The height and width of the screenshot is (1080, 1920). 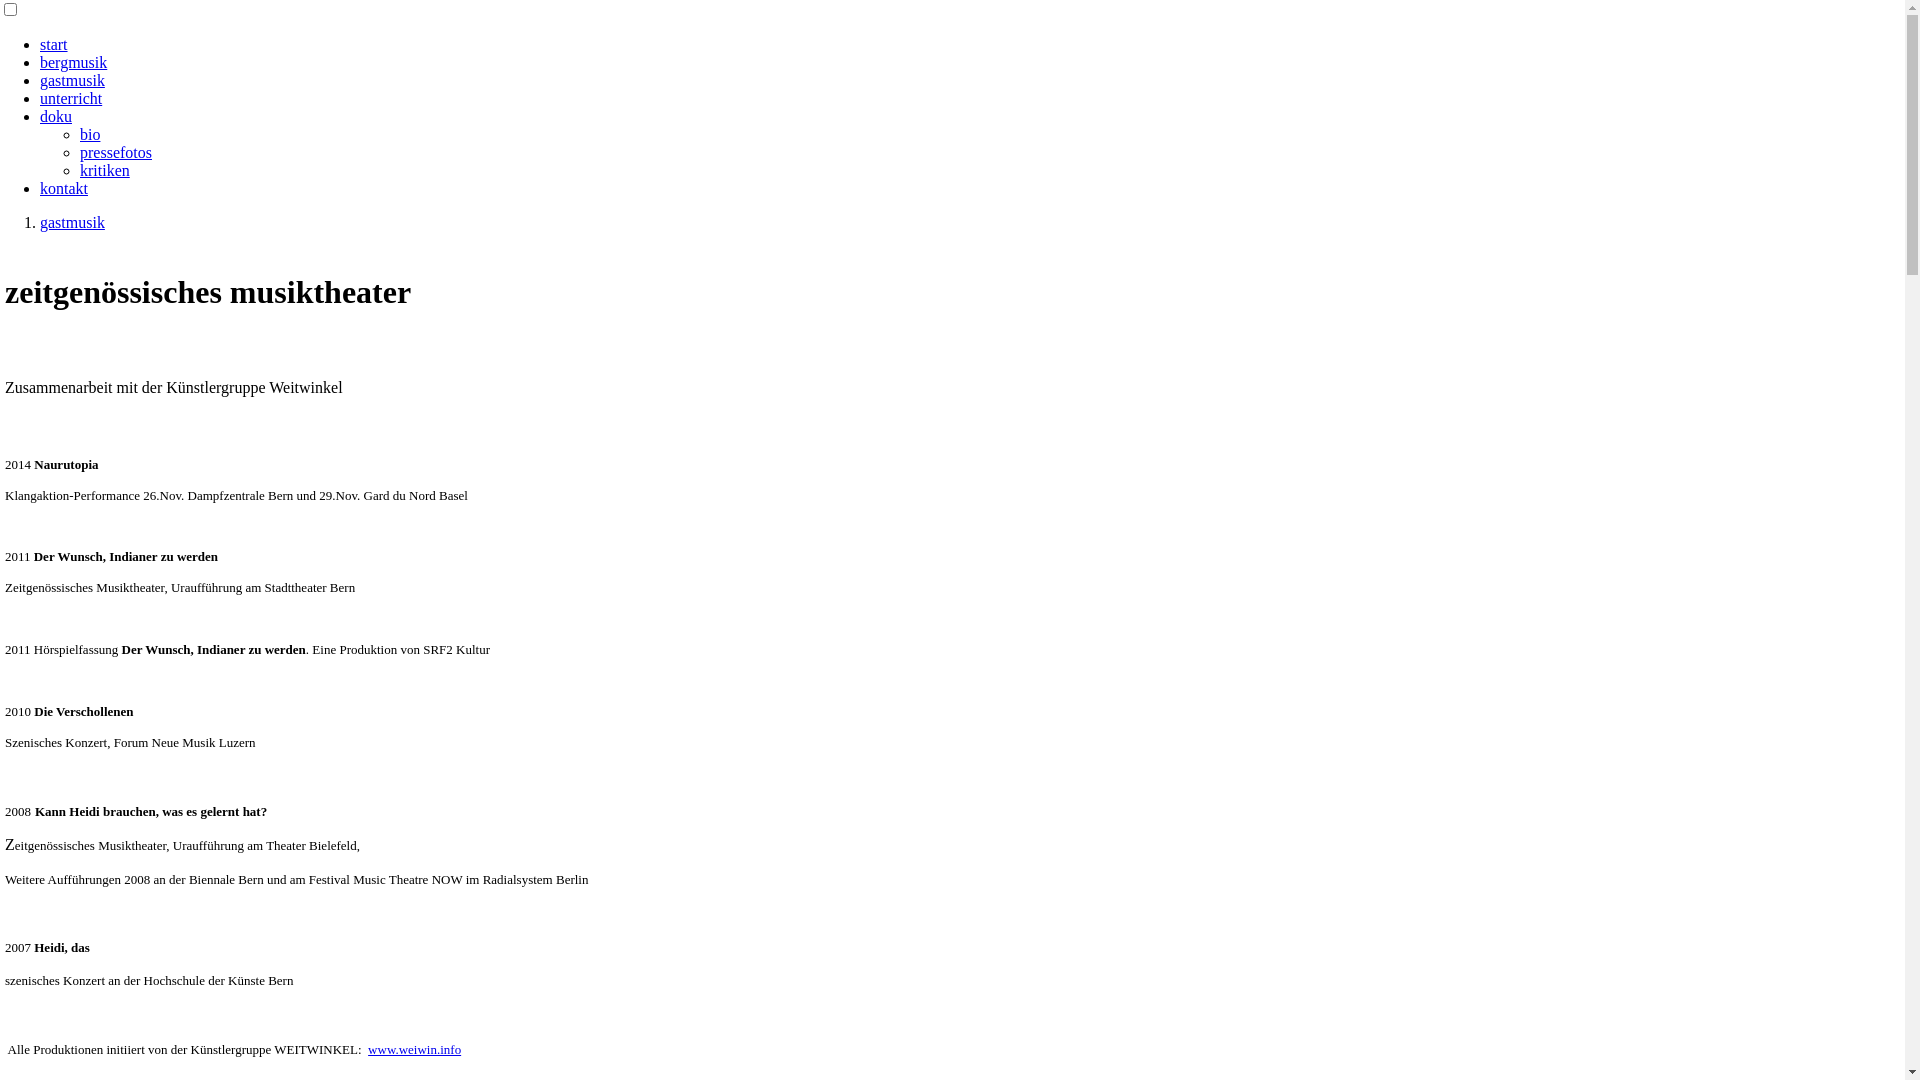 What do you see at coordinates (72, 79) in the screenshot?
I see `'gastmusik'` at bounding box center [72, 79].